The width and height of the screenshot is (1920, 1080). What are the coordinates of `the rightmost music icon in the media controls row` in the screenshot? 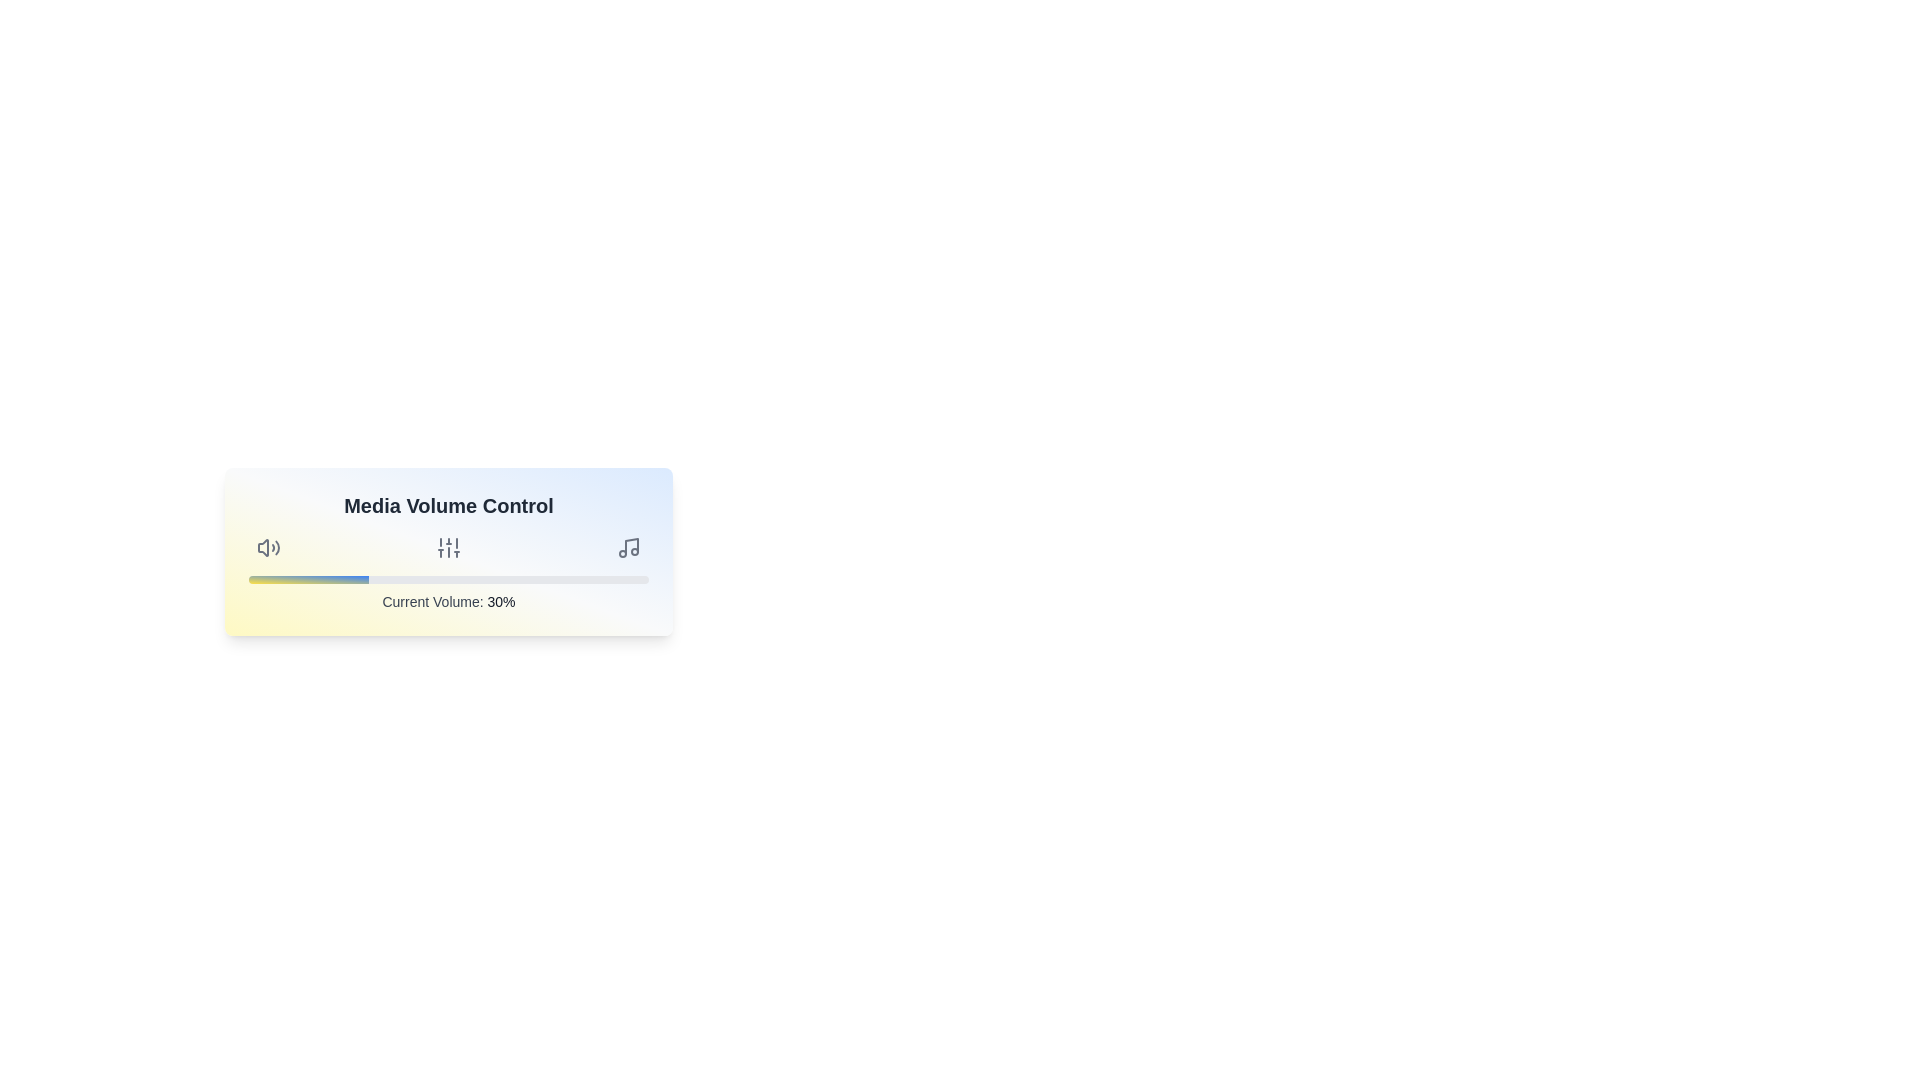 It's located at (627, 547).